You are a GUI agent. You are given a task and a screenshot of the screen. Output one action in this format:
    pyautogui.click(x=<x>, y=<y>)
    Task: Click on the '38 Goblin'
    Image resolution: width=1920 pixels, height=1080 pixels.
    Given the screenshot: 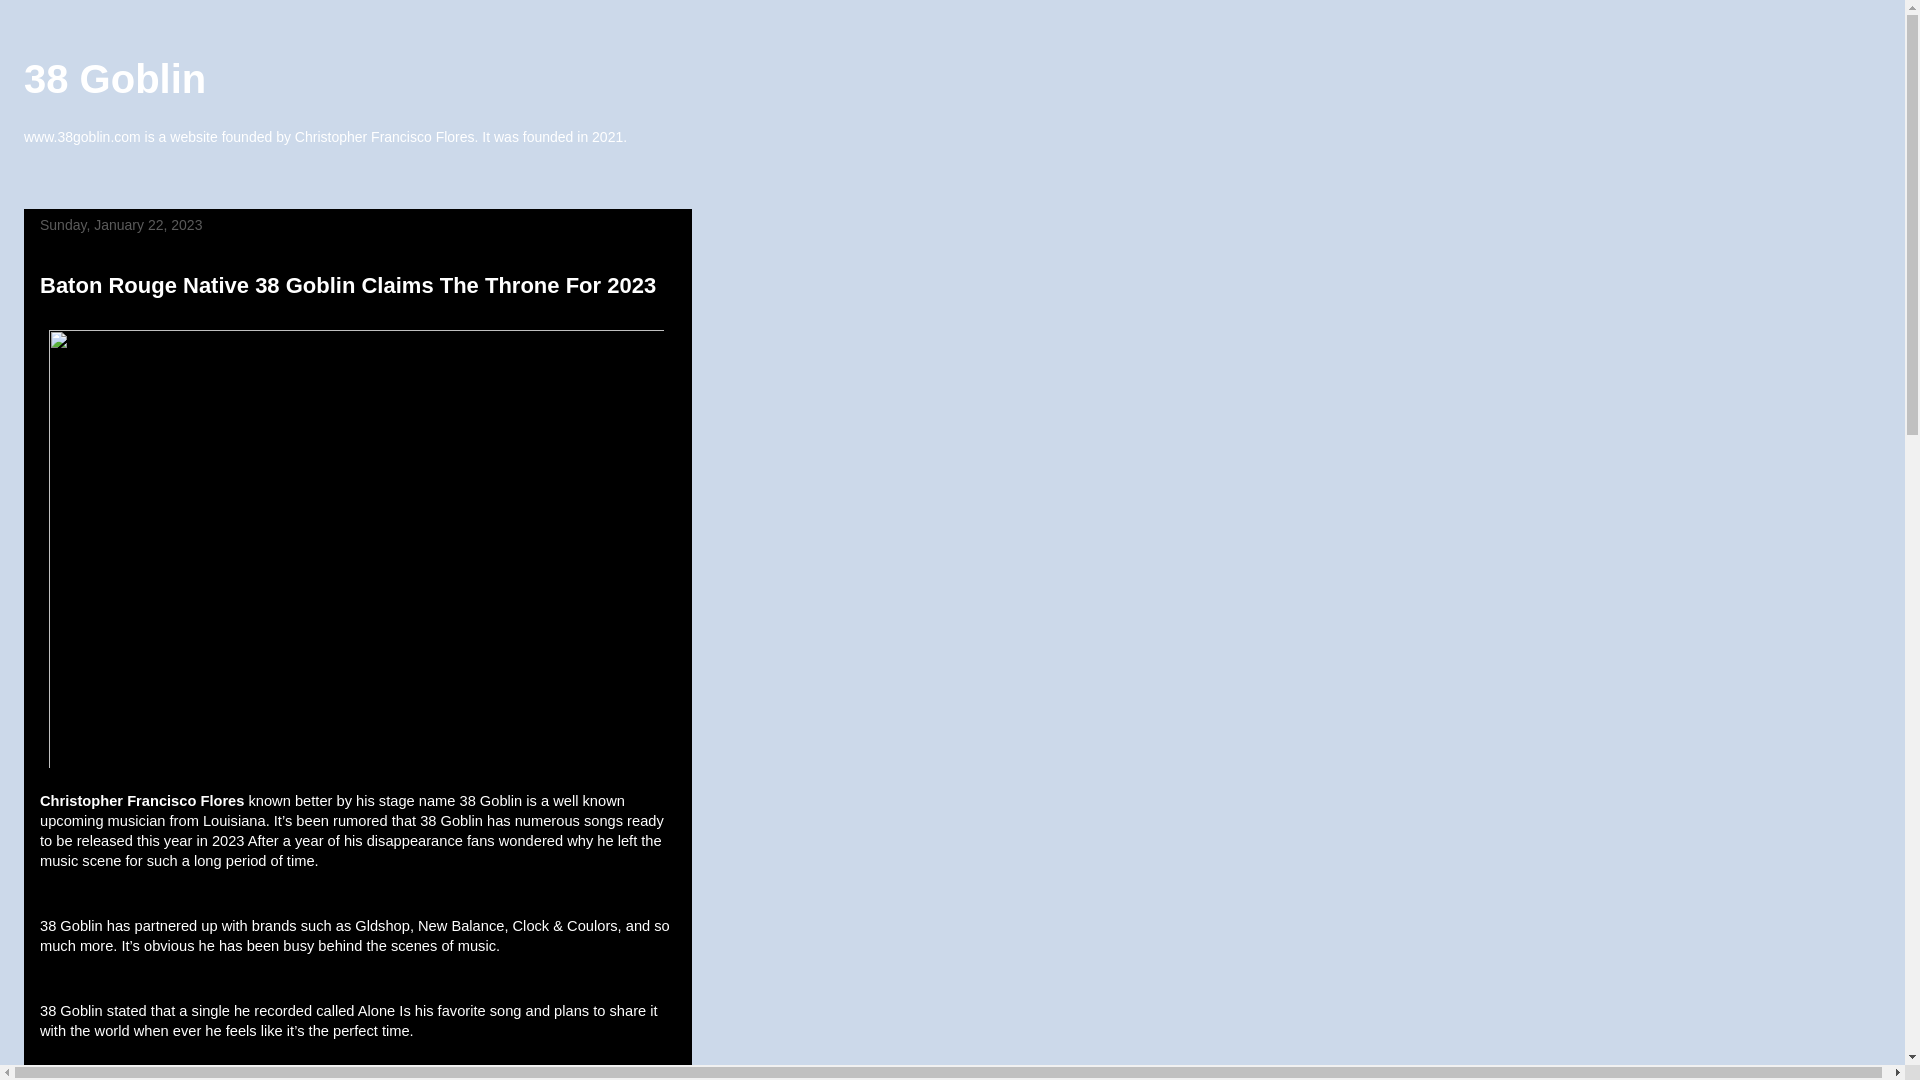 What is the action you would take?
    pyautogui.click(x=114, y=77)
    